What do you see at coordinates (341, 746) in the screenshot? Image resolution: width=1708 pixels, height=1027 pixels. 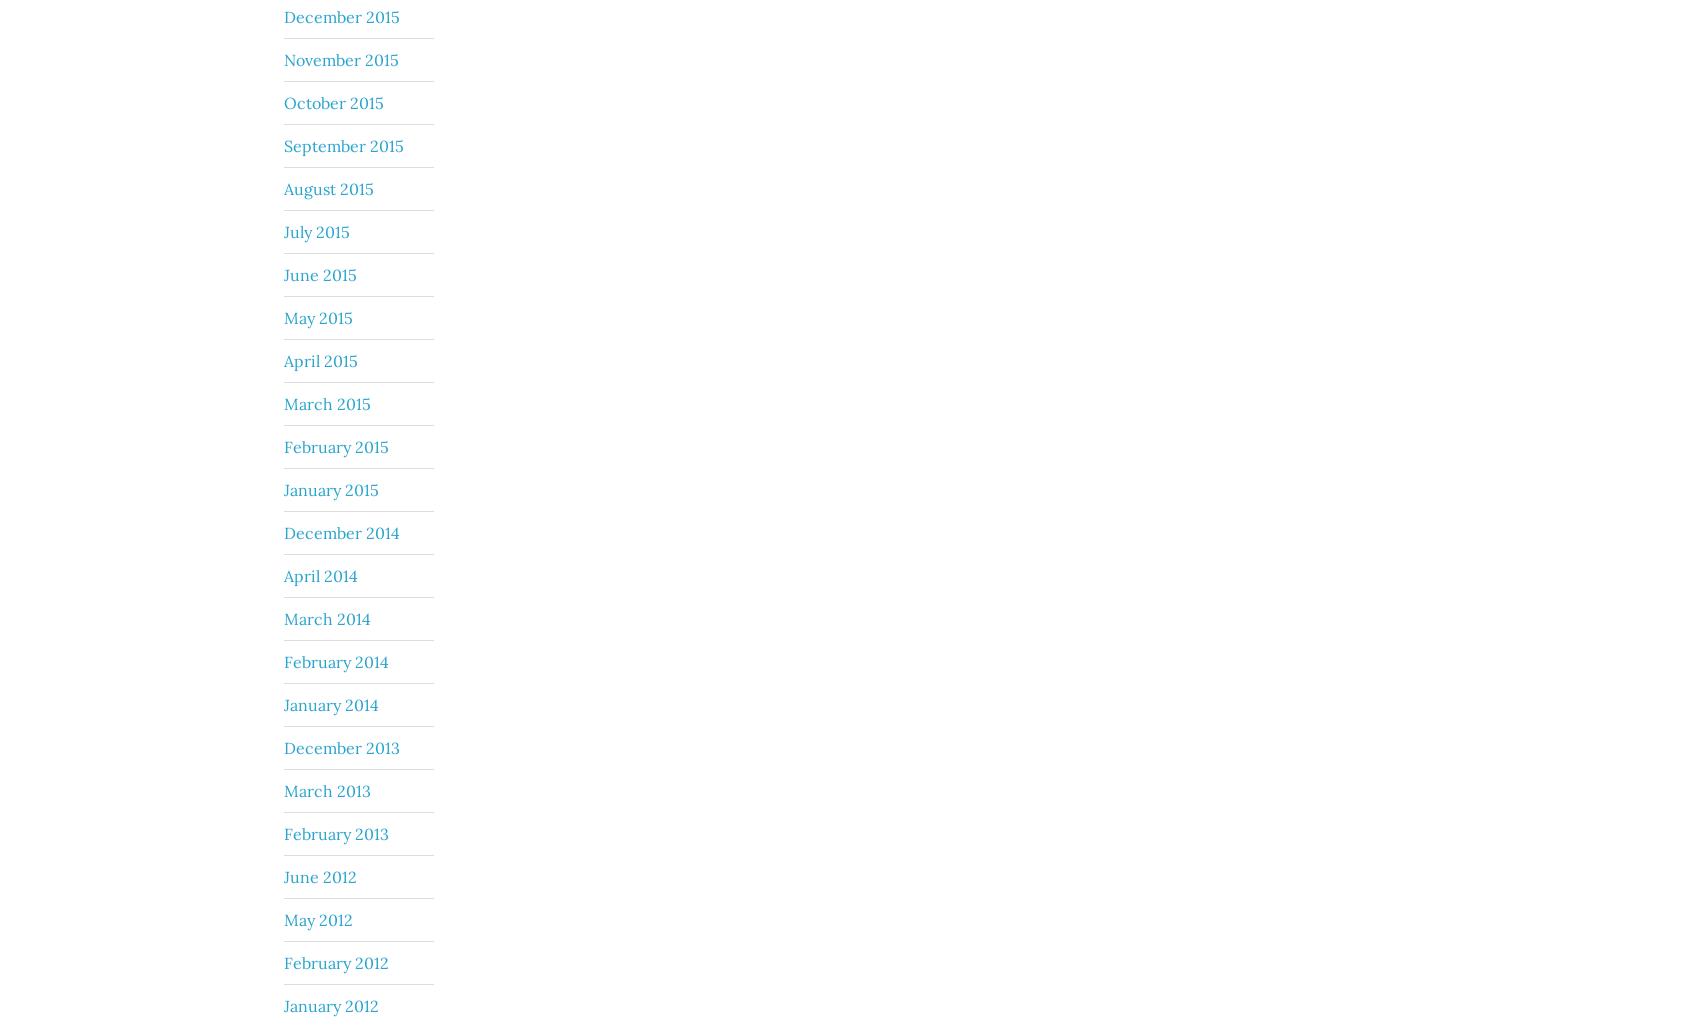 I see `'December 2013'` at bounding box center [341, 746].